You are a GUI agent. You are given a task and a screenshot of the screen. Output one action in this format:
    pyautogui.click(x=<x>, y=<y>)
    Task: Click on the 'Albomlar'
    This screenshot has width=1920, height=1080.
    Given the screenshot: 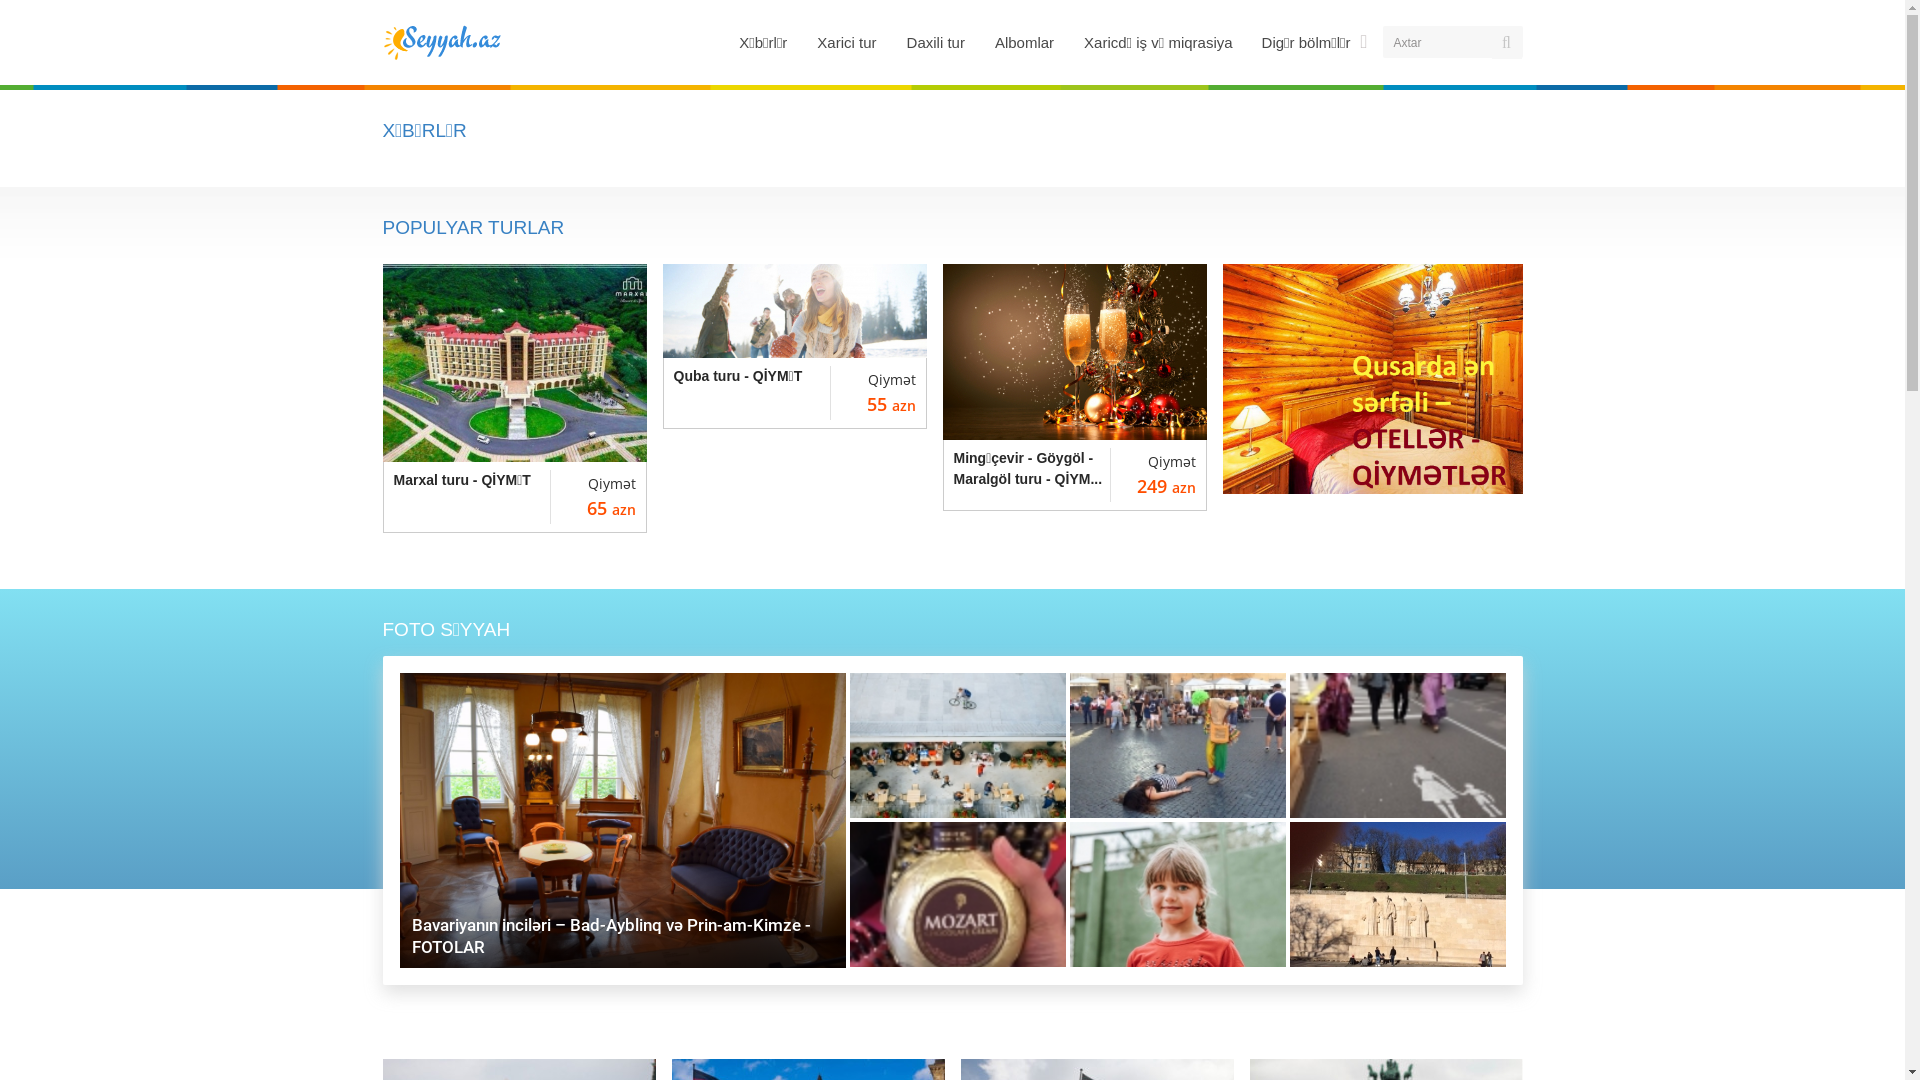 What is the action you would take?
    pyautogui.click(x=1024, y=42)
    